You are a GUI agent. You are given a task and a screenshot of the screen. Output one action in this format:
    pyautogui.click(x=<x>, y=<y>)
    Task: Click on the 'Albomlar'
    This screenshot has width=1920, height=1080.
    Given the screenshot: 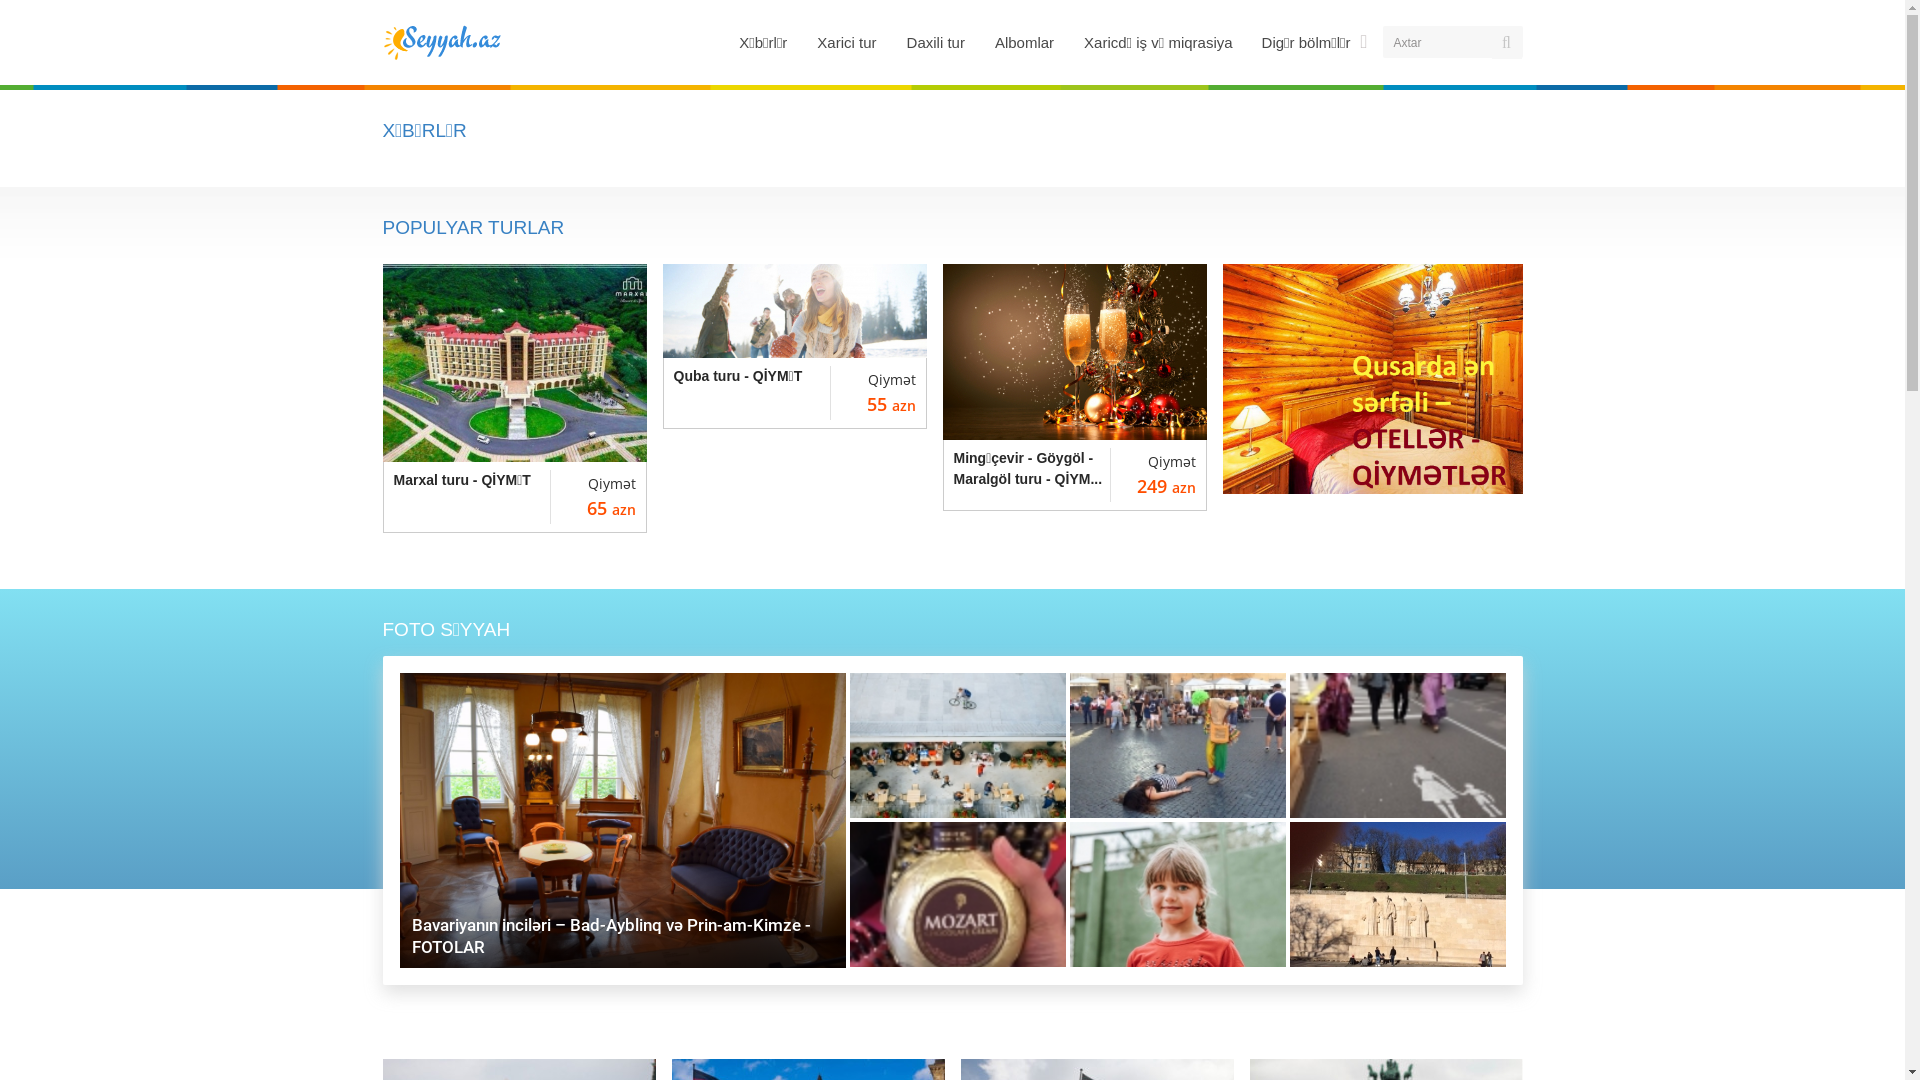 What is the action you would take?
    pyautogui.click(x=1024, y=42)
    